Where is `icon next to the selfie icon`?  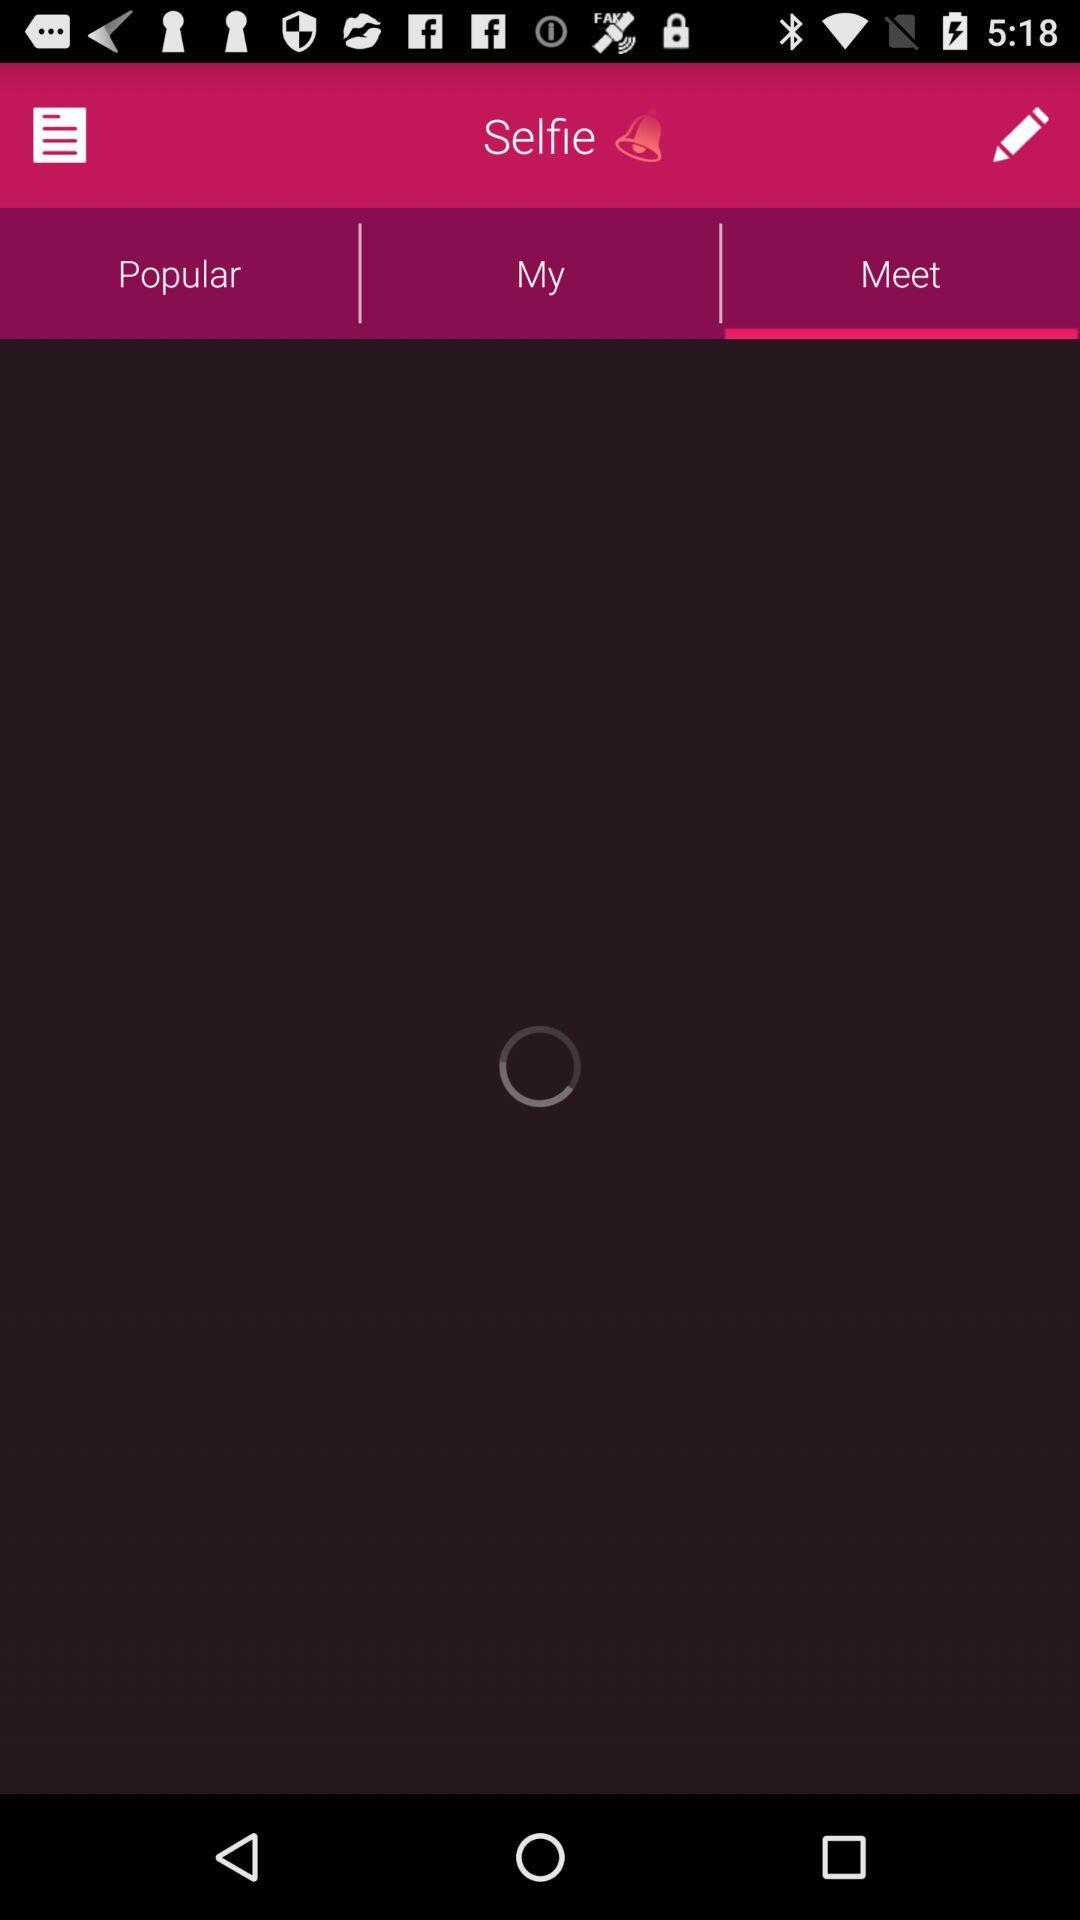
icon next to the selfie icon is located at coordinates (646, 134).